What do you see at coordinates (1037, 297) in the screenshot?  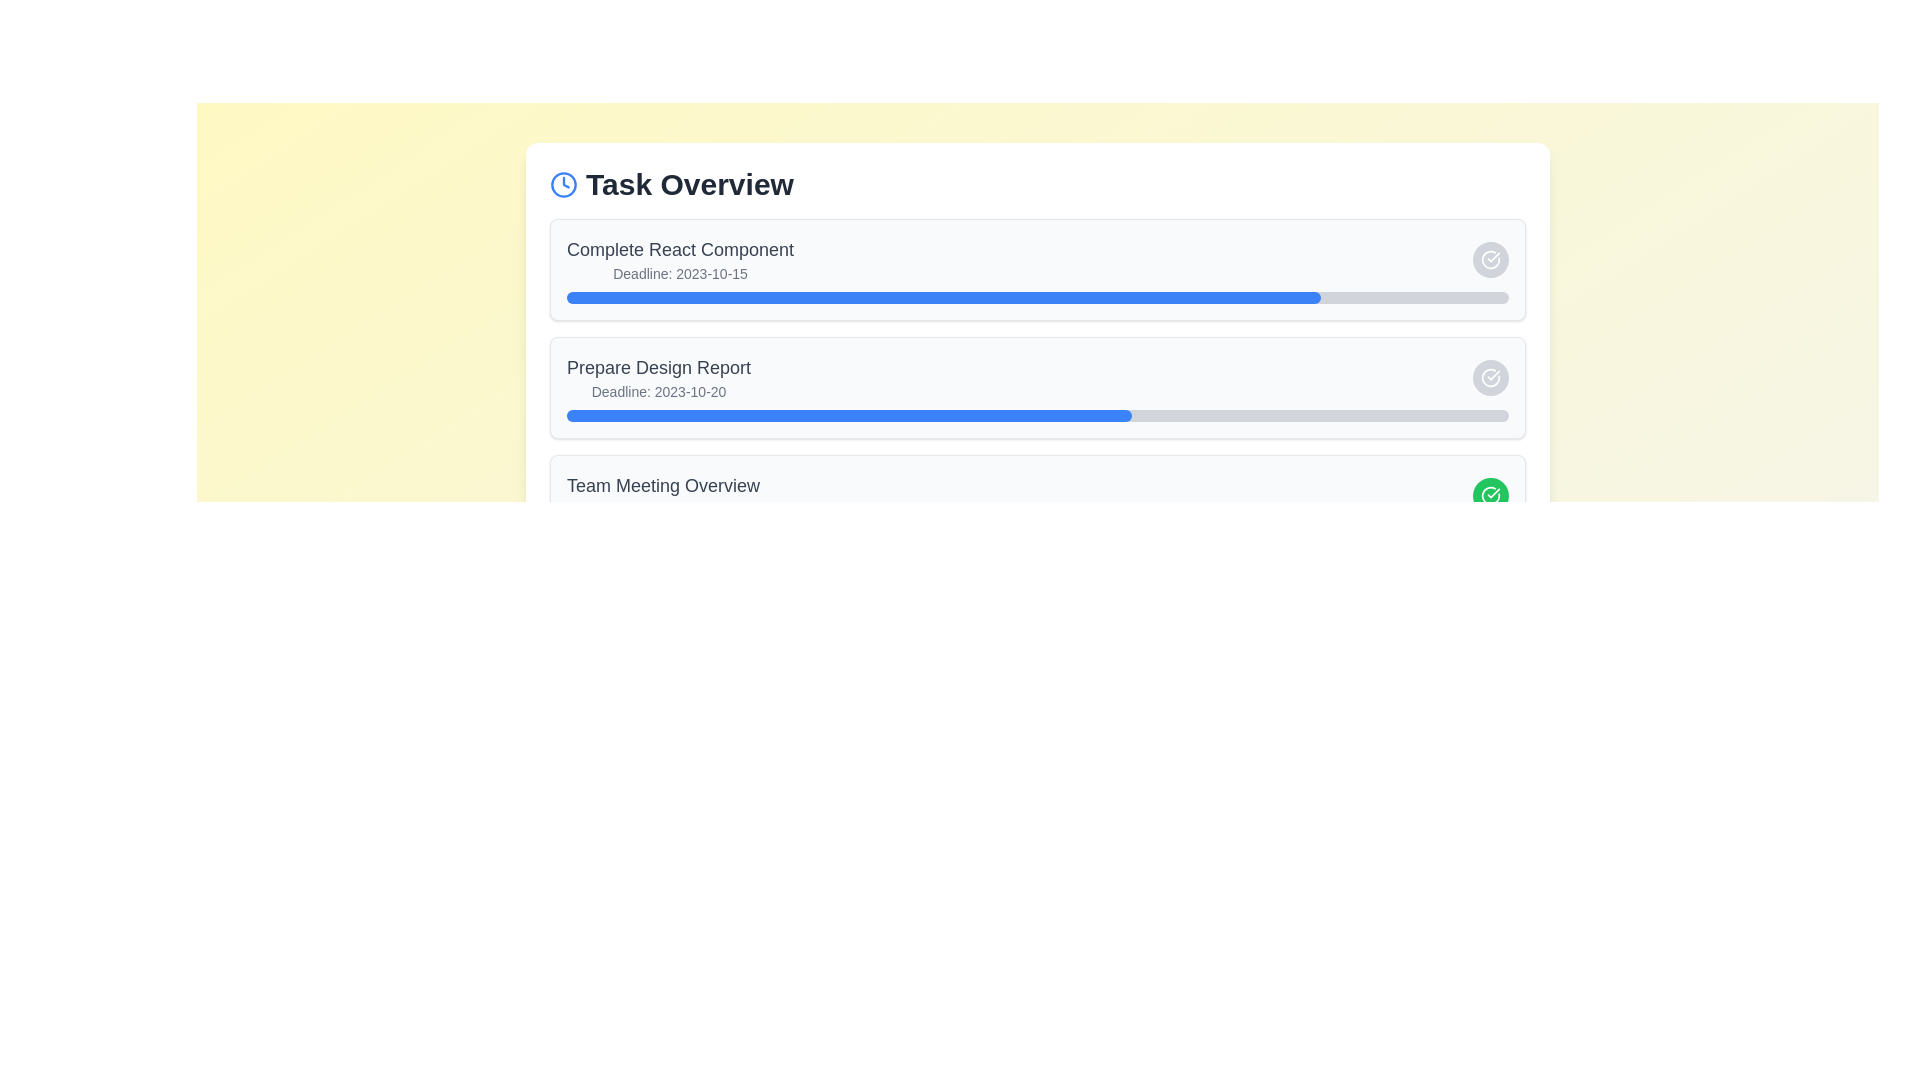 I see `the progress bar located below the task text of the 'Complete React Component' task card in the task overview section` at bounding box center [1037, 297].